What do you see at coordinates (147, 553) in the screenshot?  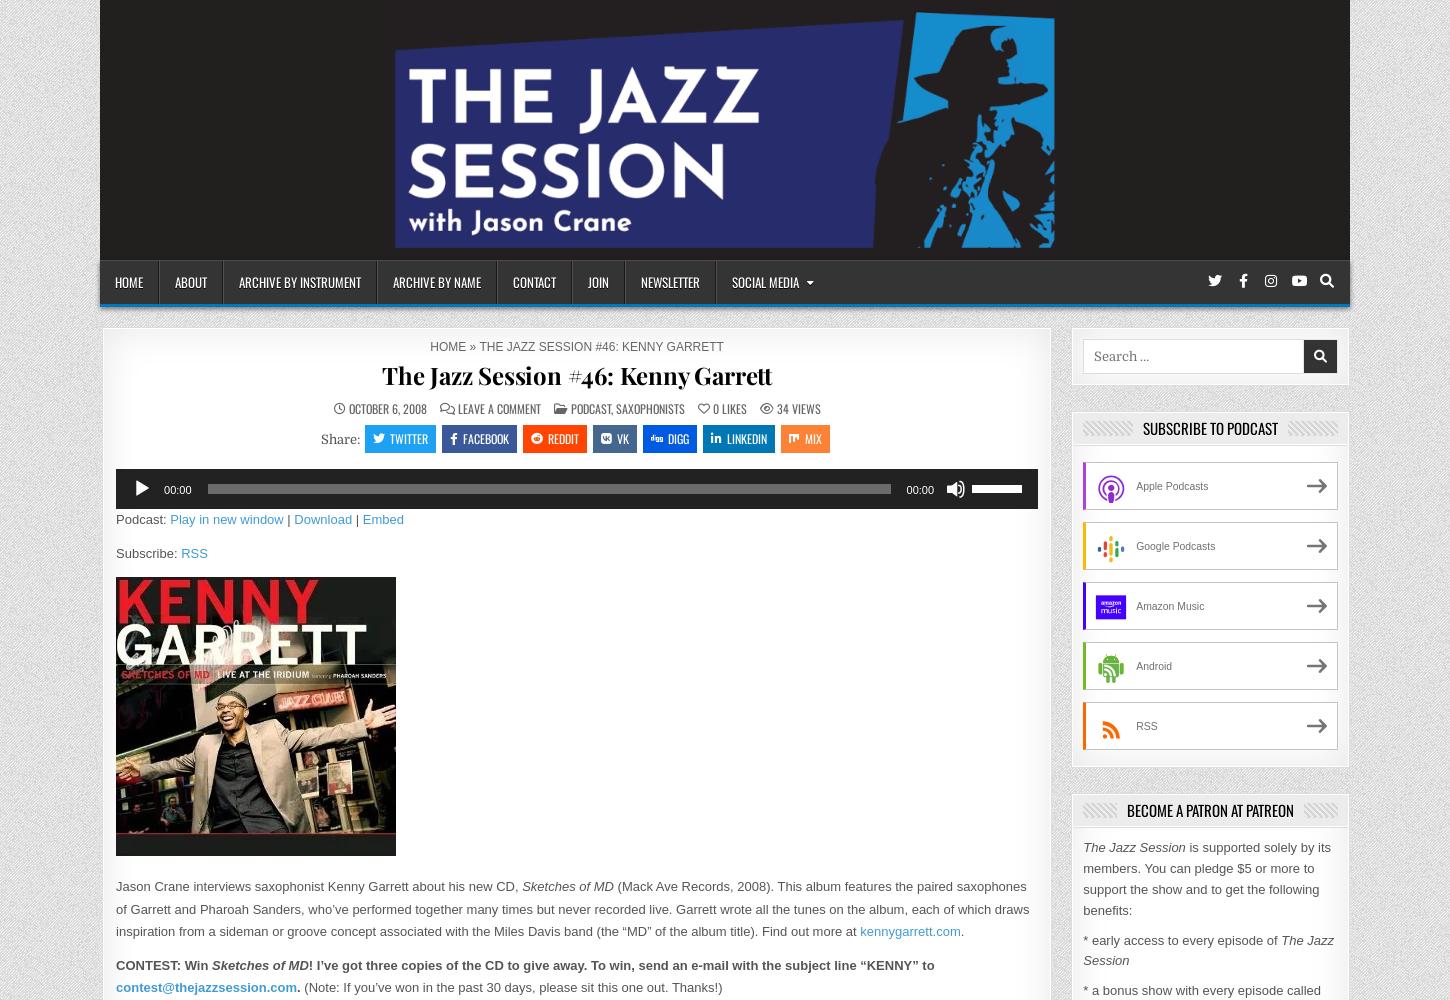 I see `'Subscribe:'` at bounding box center [147, 553].